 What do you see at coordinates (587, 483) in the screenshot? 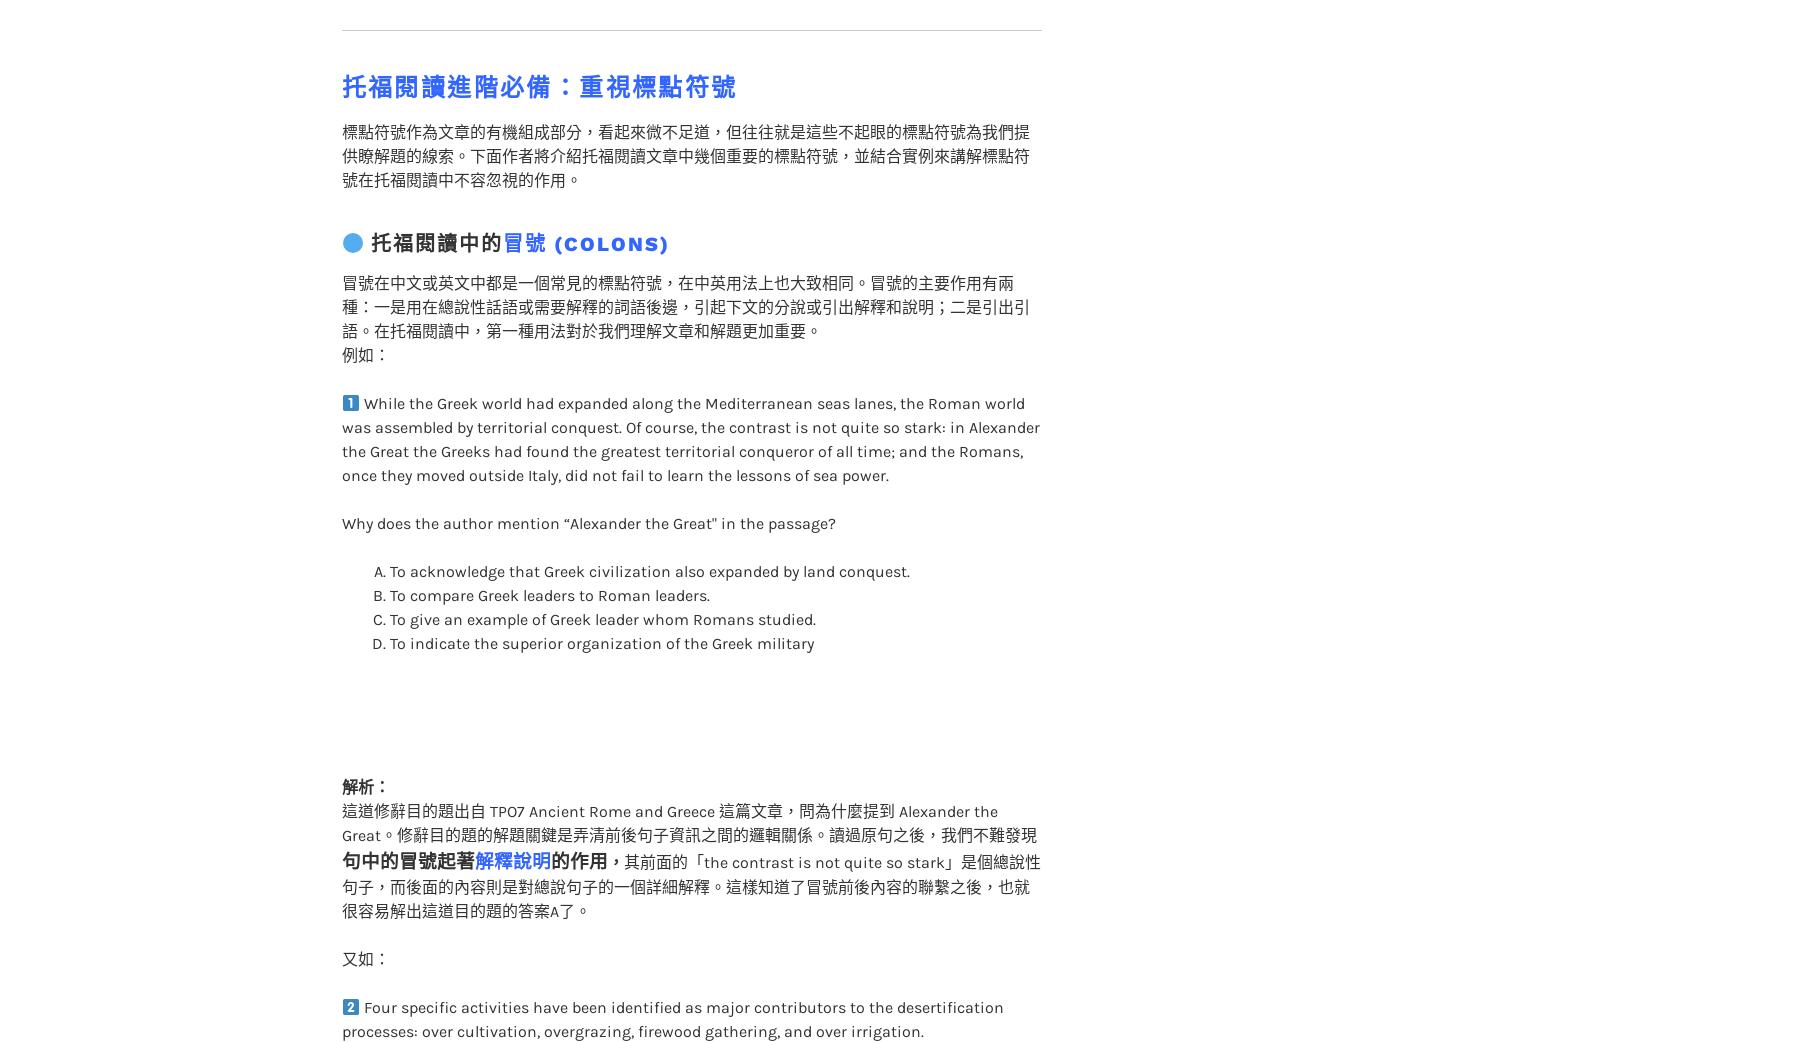
I see `'Why does the author mention “Alexander the Great" in the passage?'` at bounding box center [587, 483].